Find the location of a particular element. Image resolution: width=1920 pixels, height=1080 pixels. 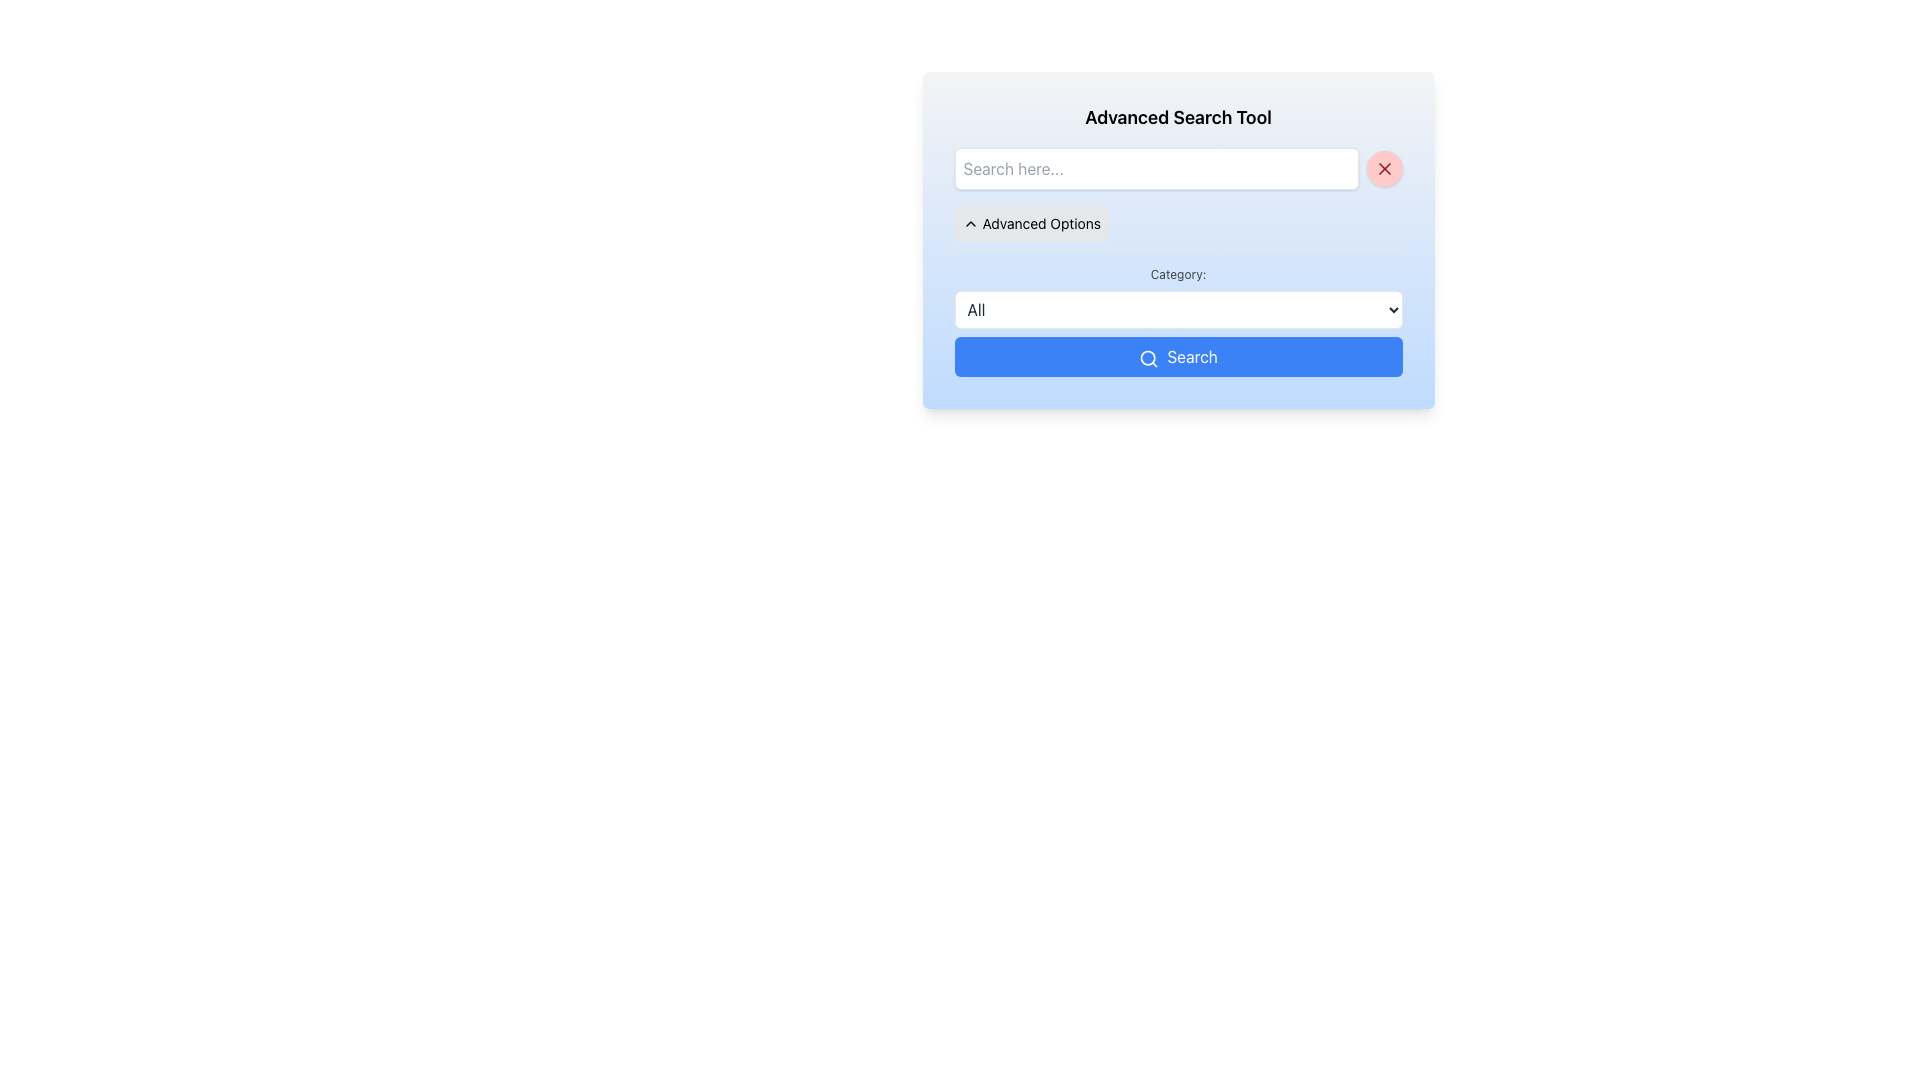

the 'Search' button which contains the circular magnifying glass icon, located at the center-bottom of the interface is located at coordinates (1149, 357).